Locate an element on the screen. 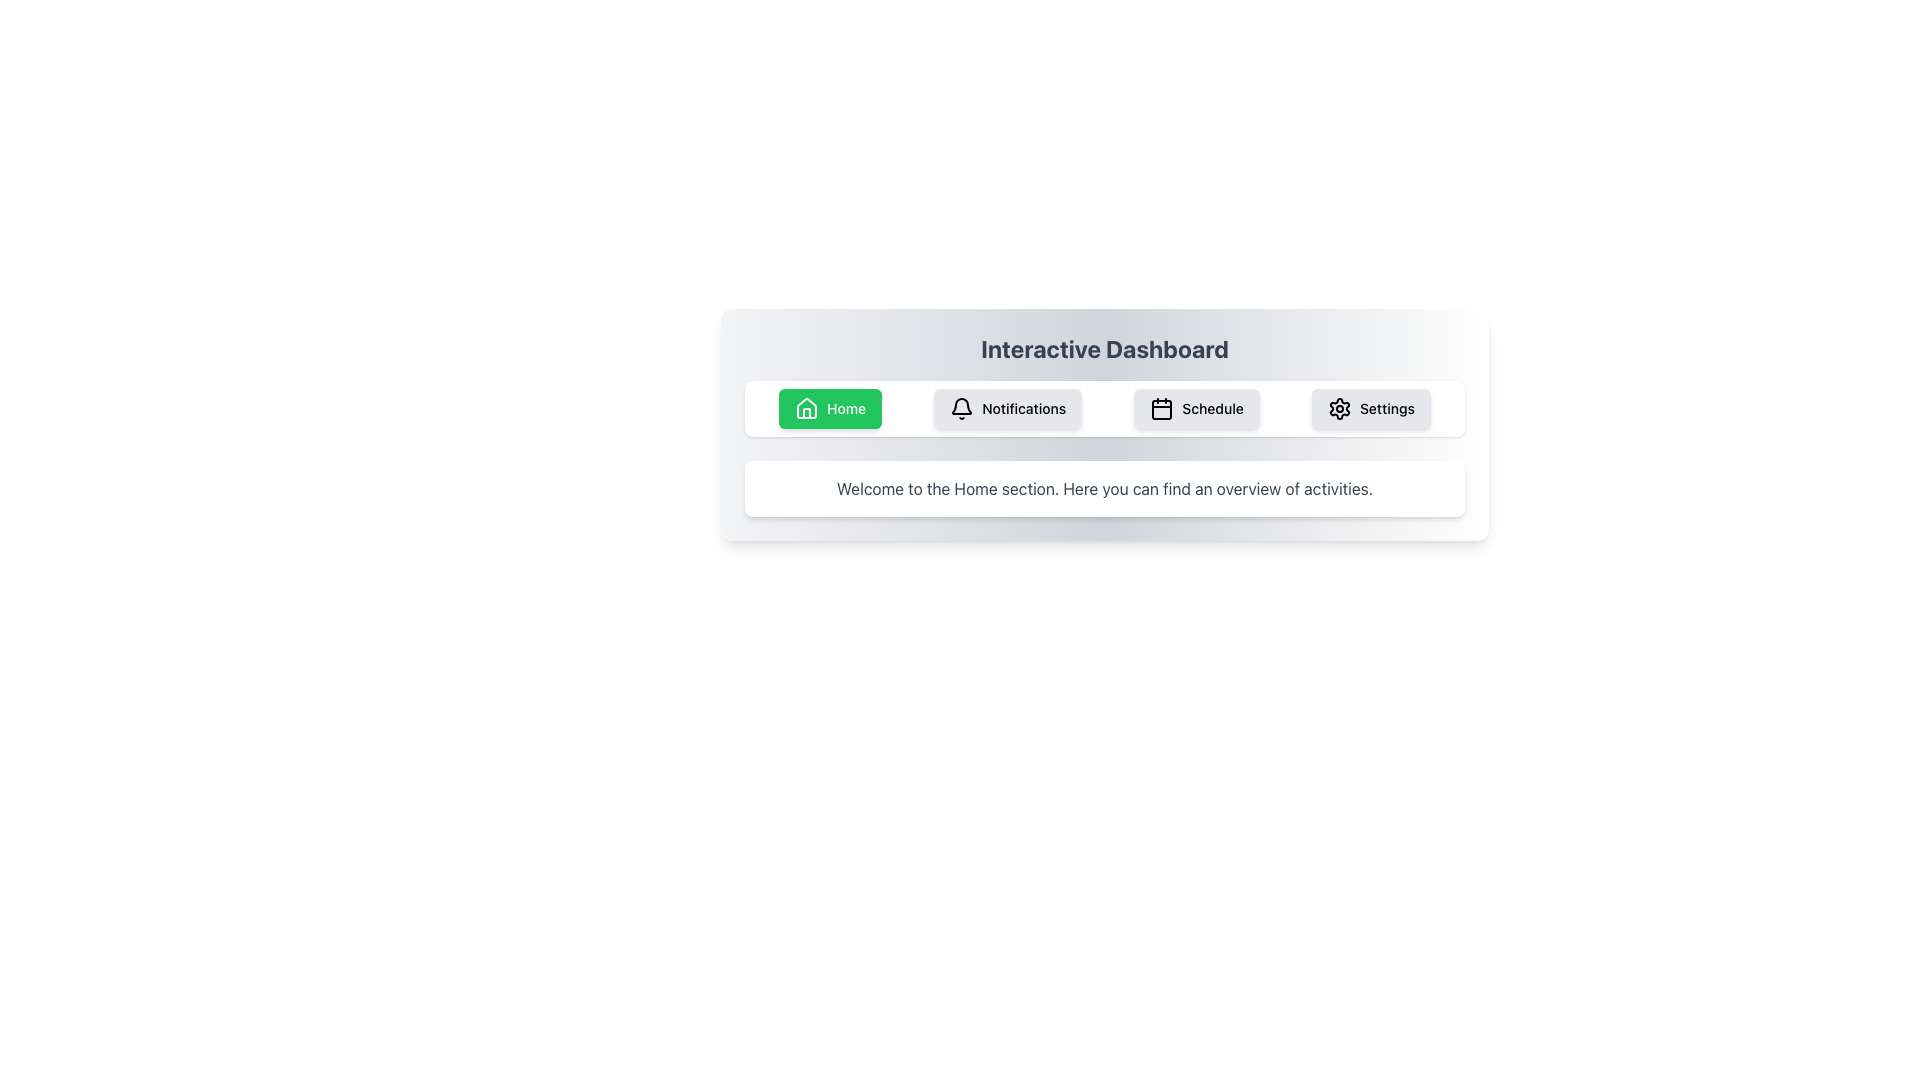 This screenshot has height=1080, width=1920. the label text that indicates the function of the 'Notifications' button, enhancing the understanding of its purpose is located at coordinates (1024, 407).